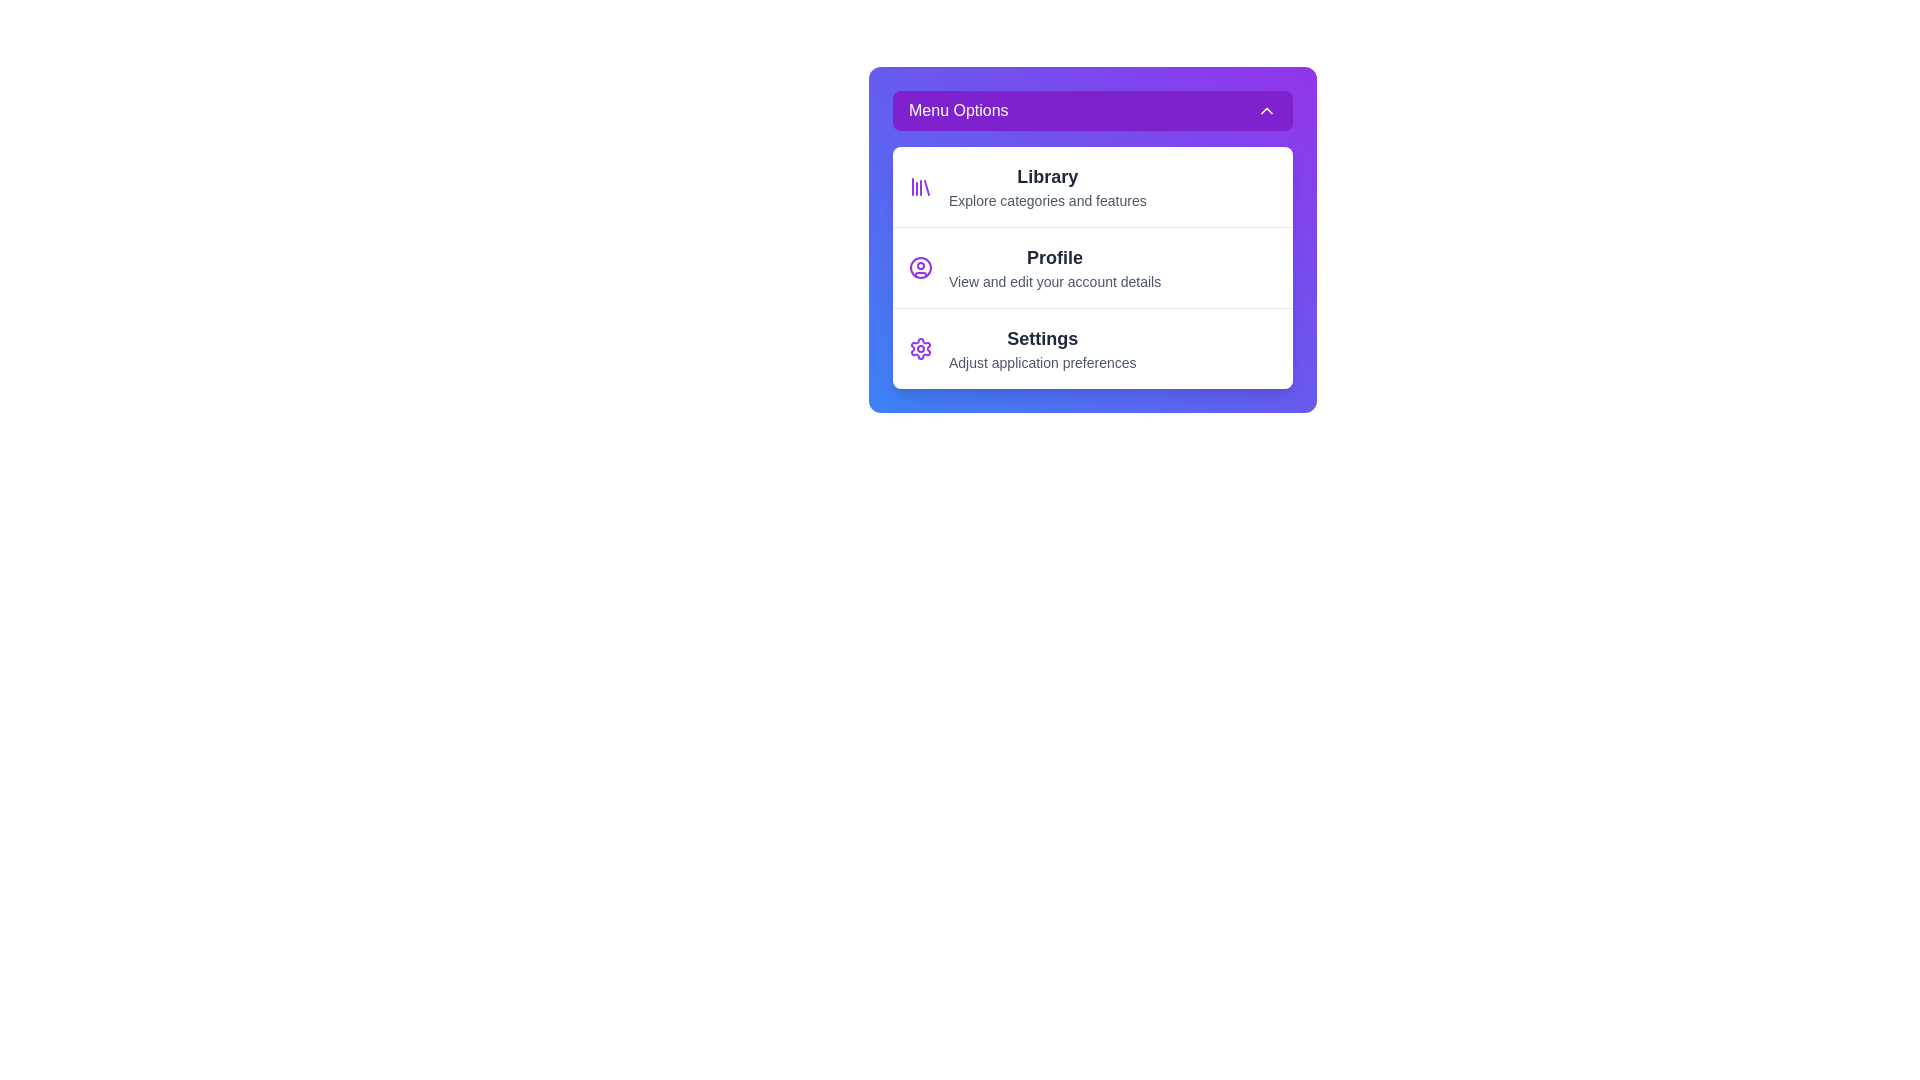 Image resolution: width=1920 pixels, height=1080 pixels. Describe the element at coordinates (920, 347) in the screenshot. I see `the gear-shaped icon with a purple color, which represents the settings symbol located at the bottom right of the menu card, next to the label 'Settings'` at that location.